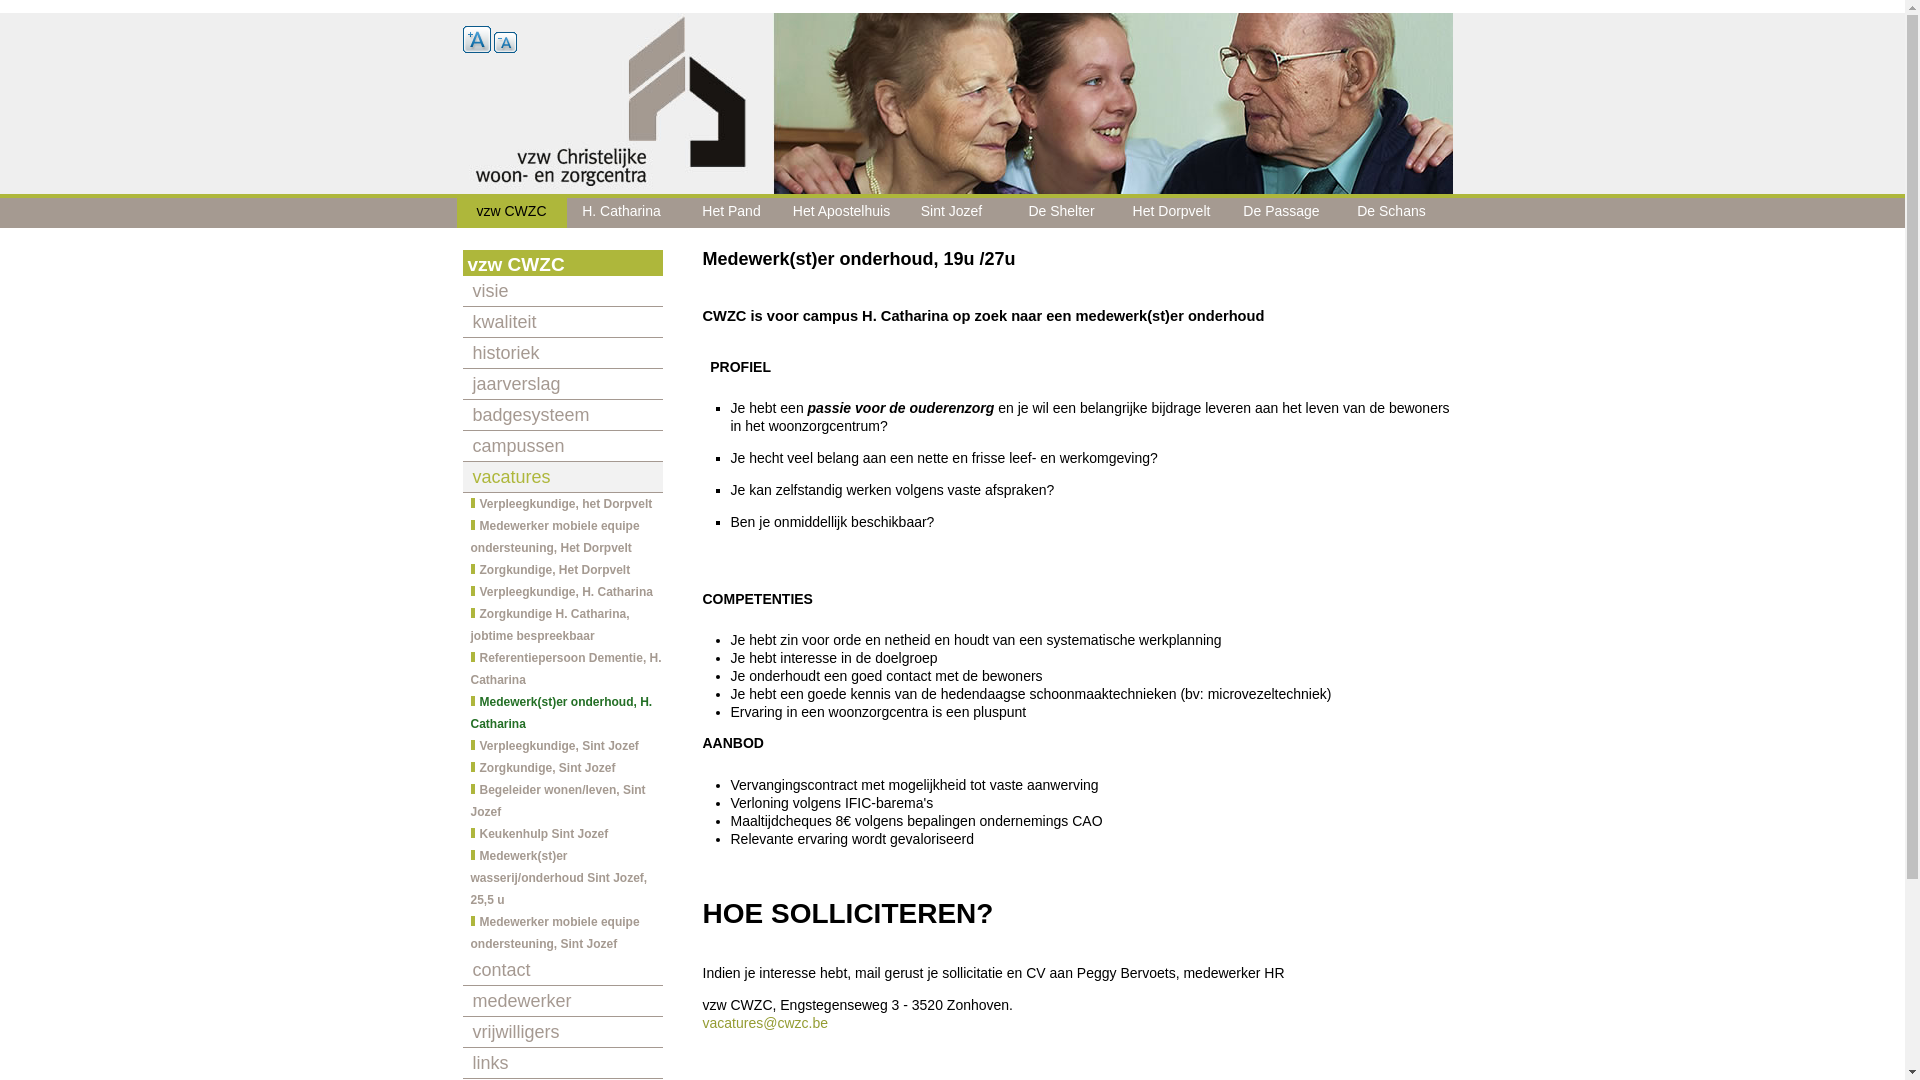 The height and width of the screenshot is (1080, 1920). I want to click on 'contact', so click(560, 969).